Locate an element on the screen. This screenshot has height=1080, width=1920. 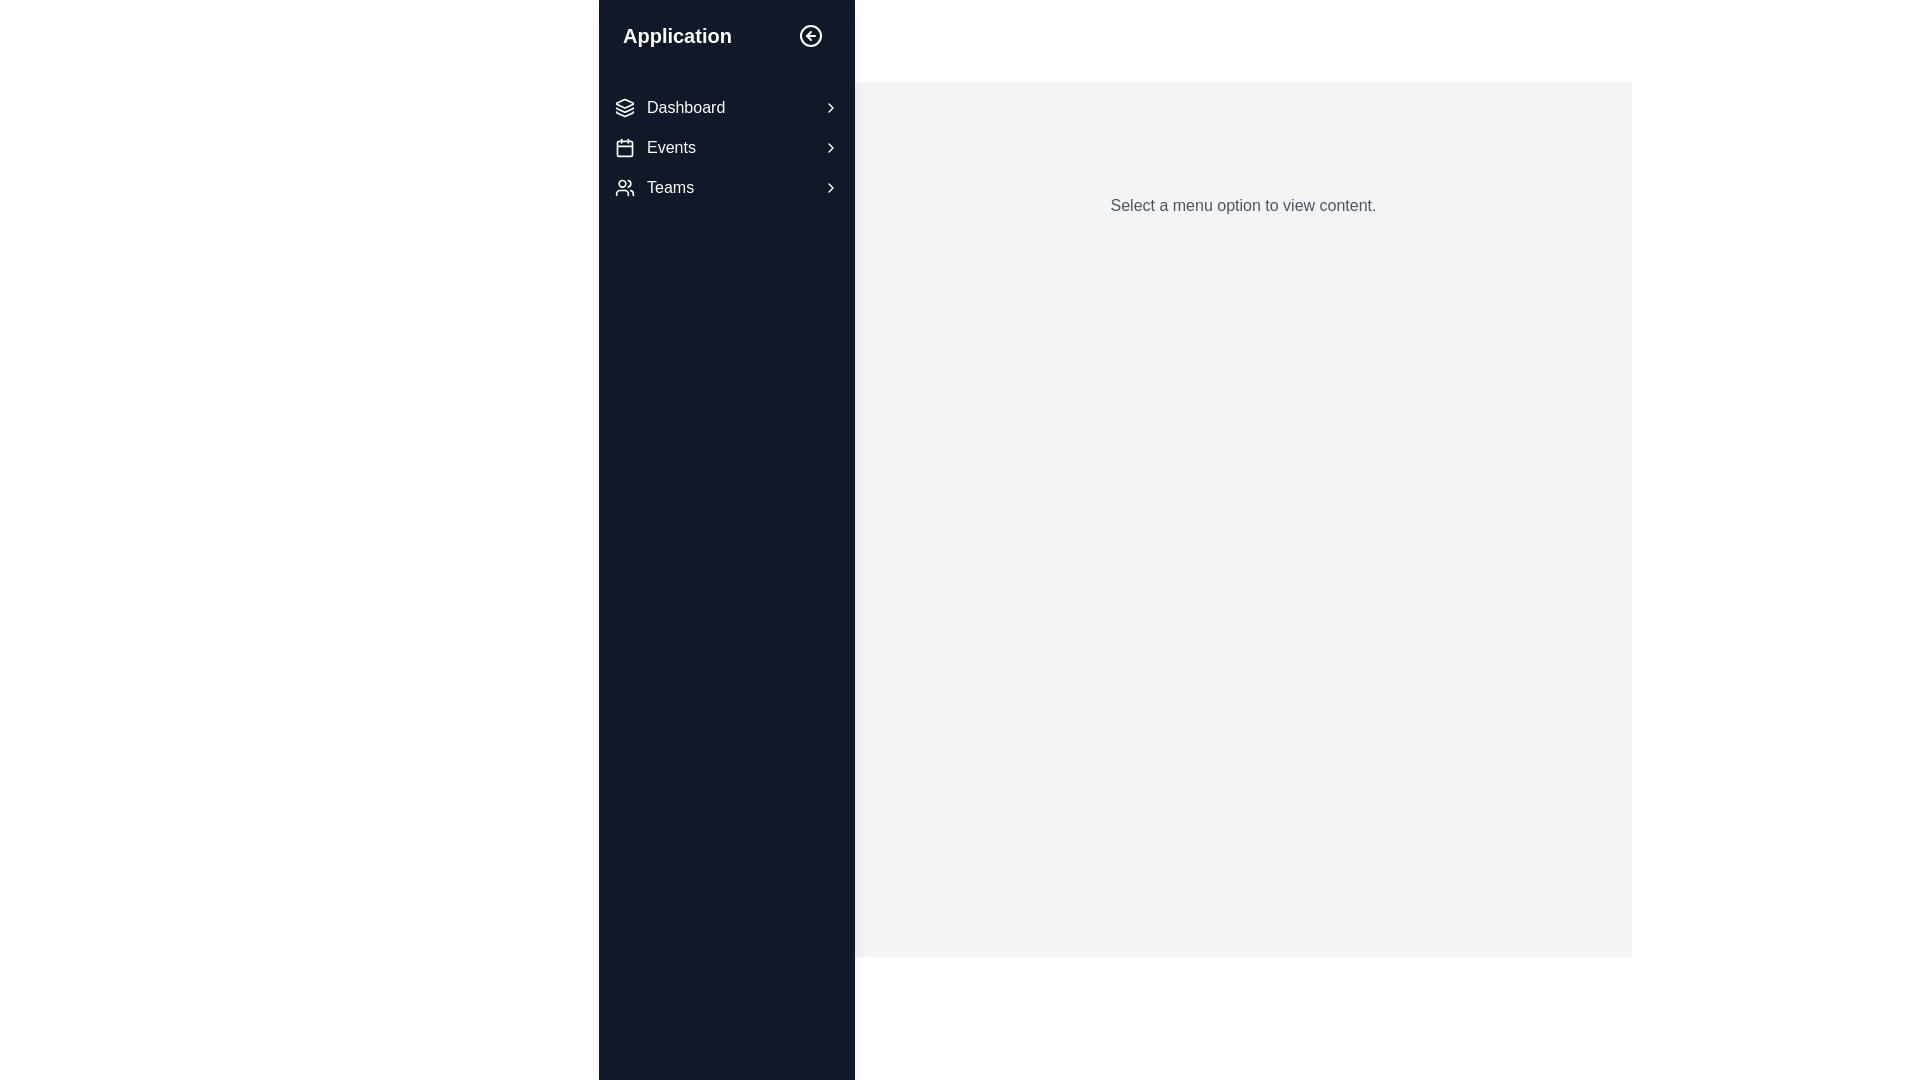
the 'Dashboard' navigation link located in the sidebar, which is the first item above 'Events' and 'Teams' is located at coordinates (670, 108).